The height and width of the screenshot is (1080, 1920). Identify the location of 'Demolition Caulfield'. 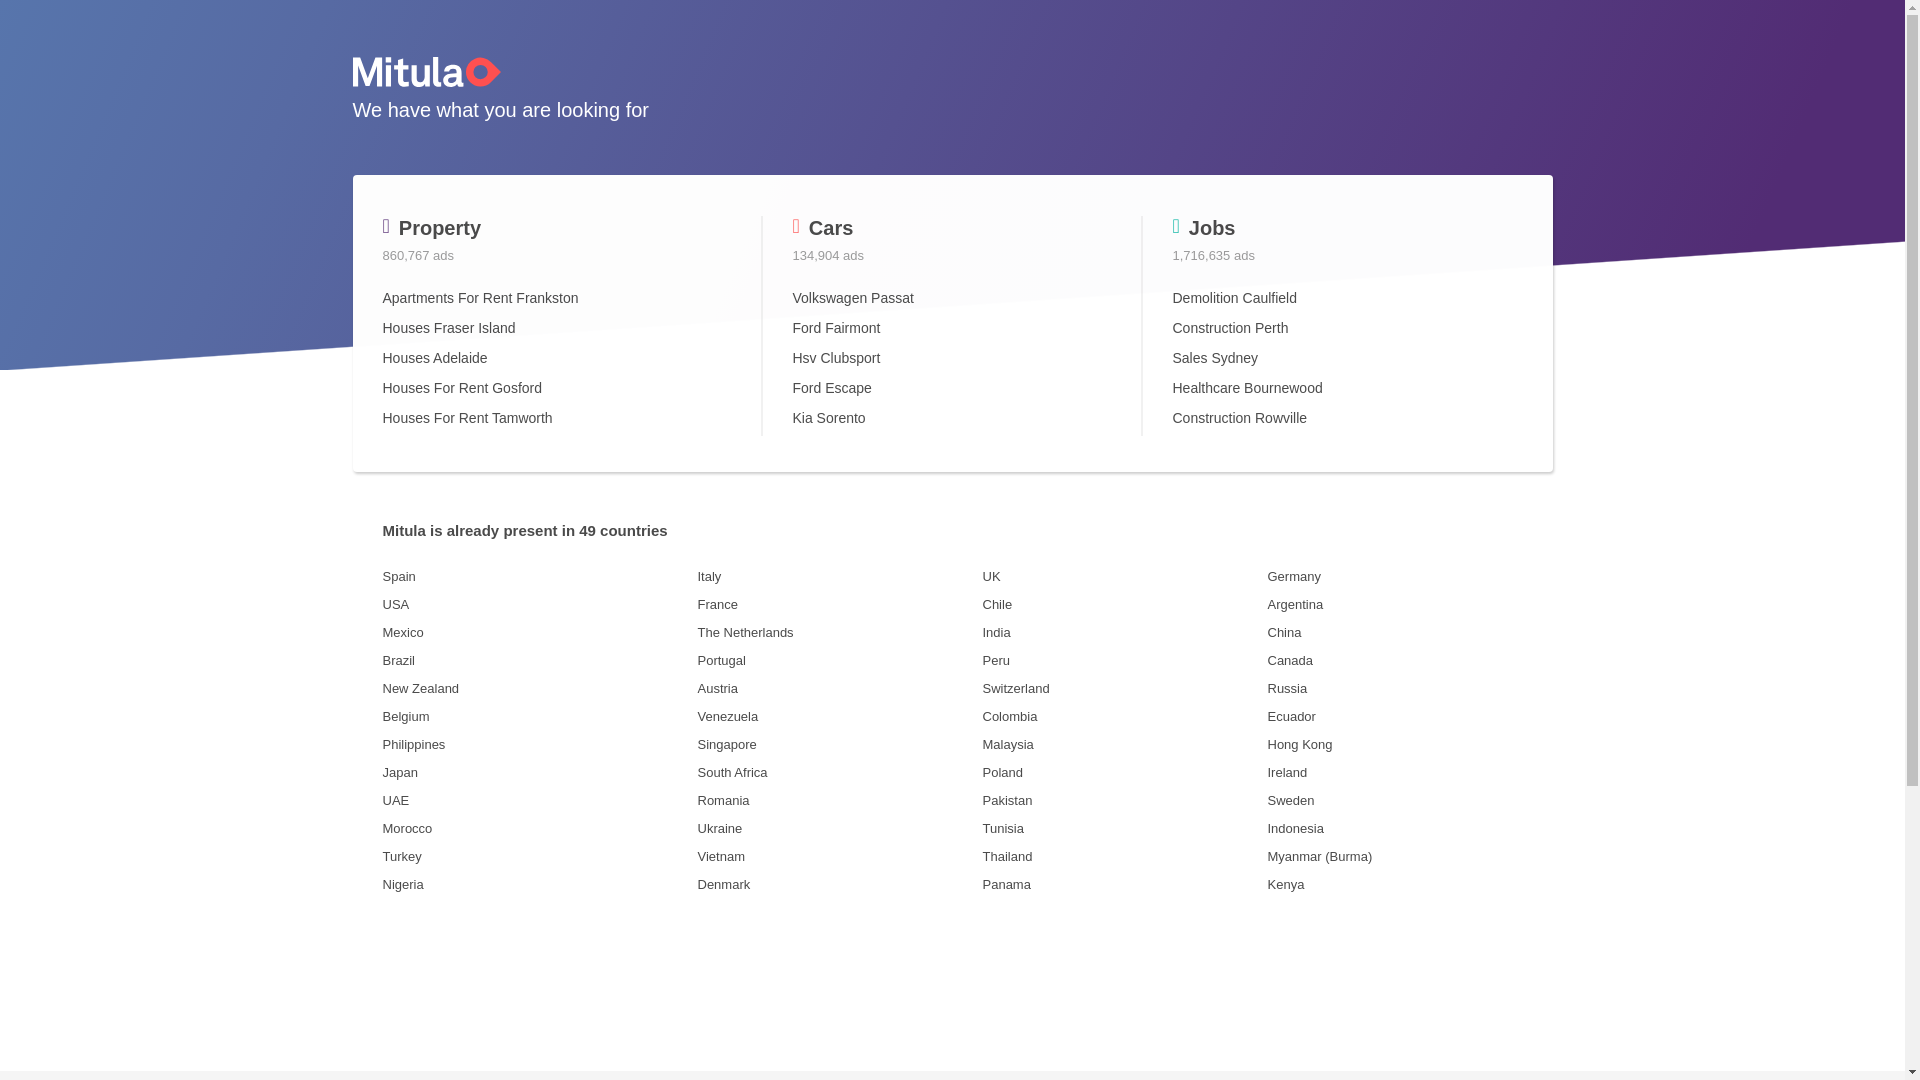
(1233, 297).